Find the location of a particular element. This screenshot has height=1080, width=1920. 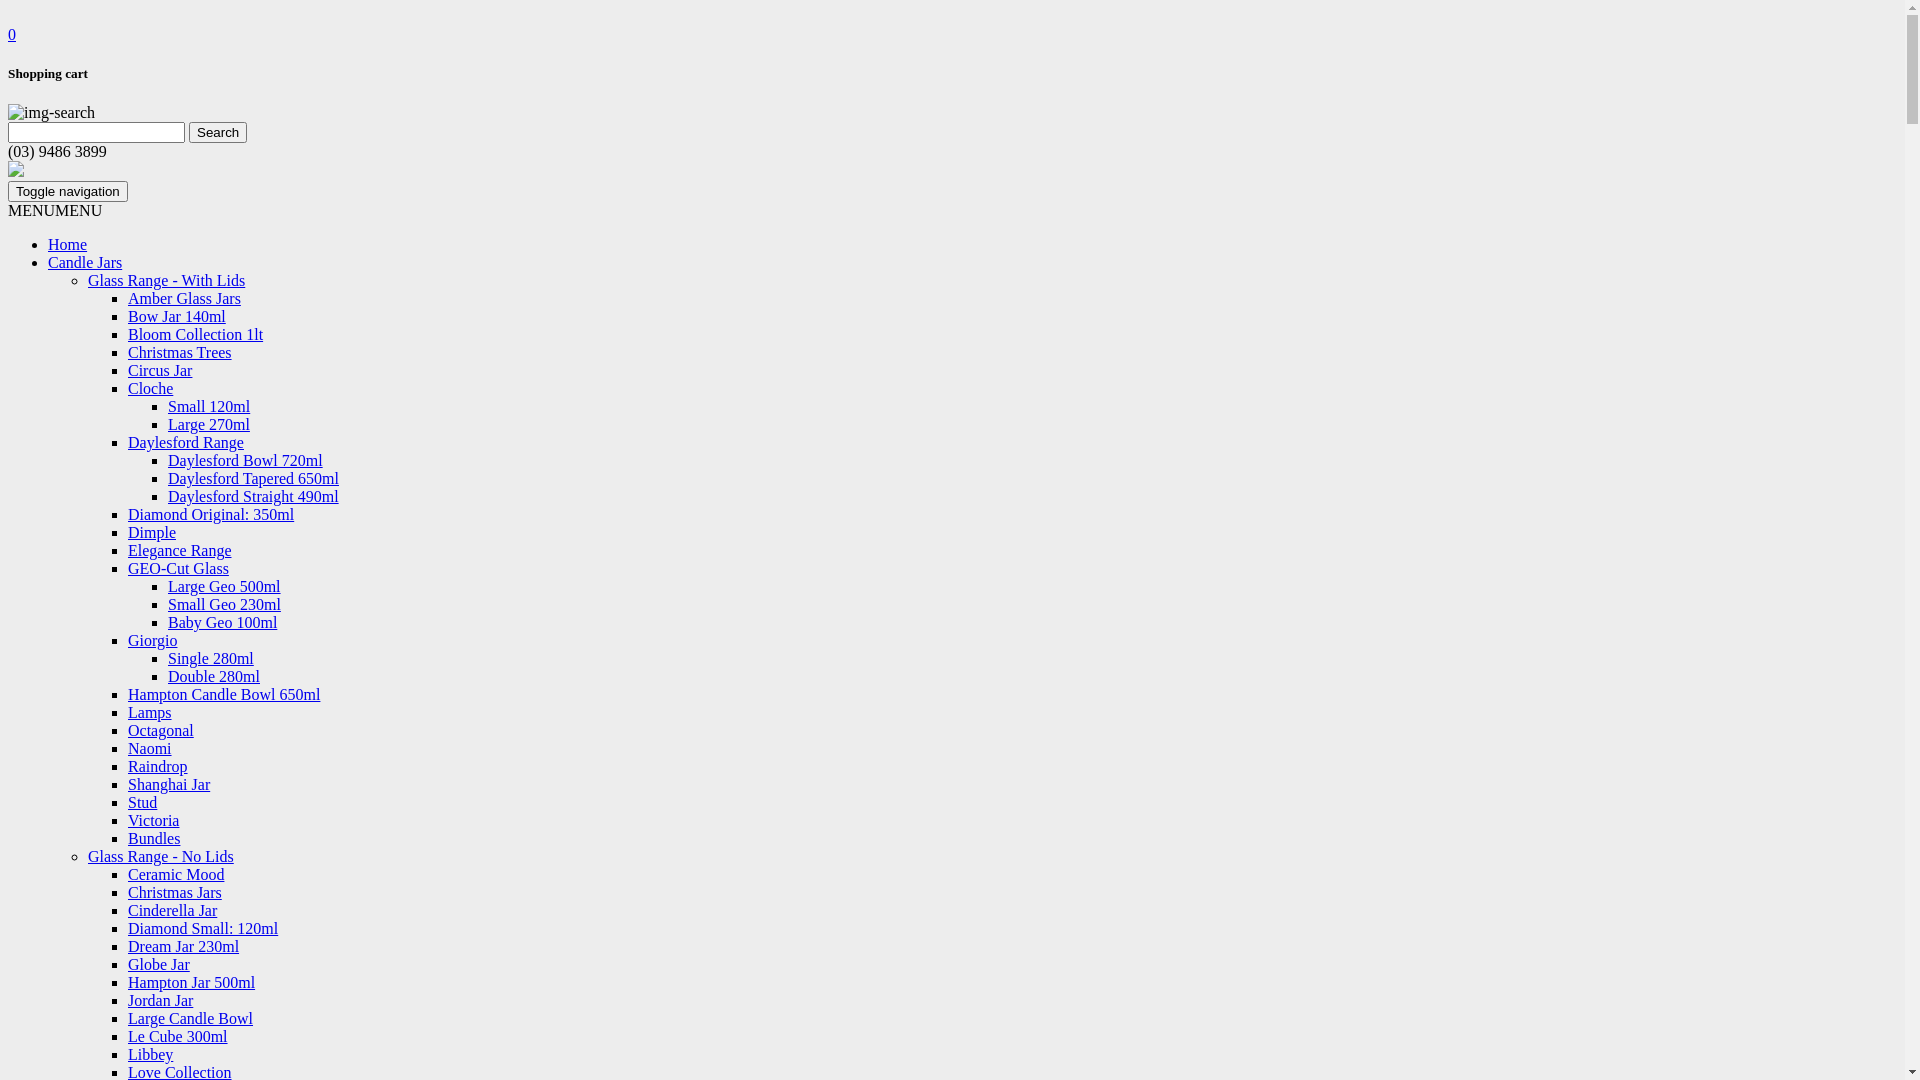

'Shanghai Jar' is located at coordinates (127, 783).